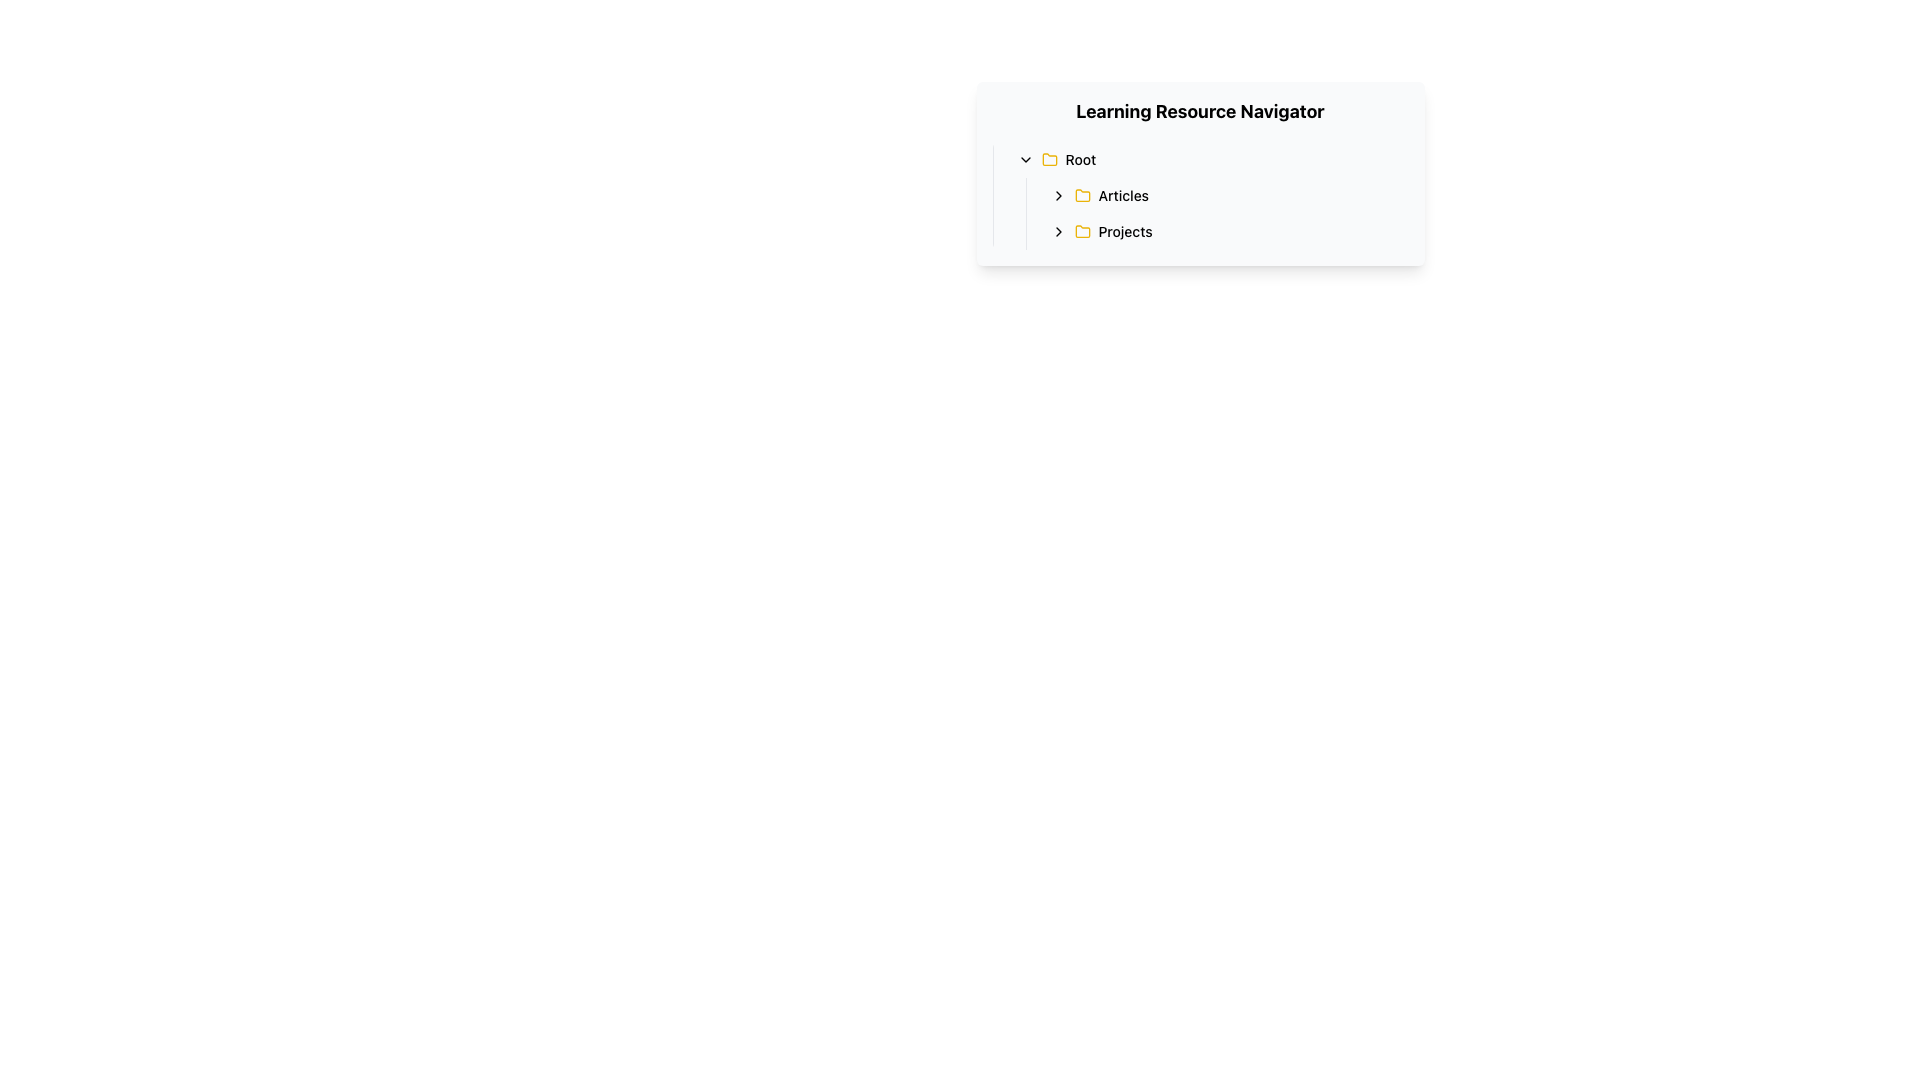  What do you see at coordinates (1048, 158) in the screenshot?
I see `the yellow folder icon located to the left of the 'Root' label in the Learning Resource Navigator` at bounding box center [1048, 158].